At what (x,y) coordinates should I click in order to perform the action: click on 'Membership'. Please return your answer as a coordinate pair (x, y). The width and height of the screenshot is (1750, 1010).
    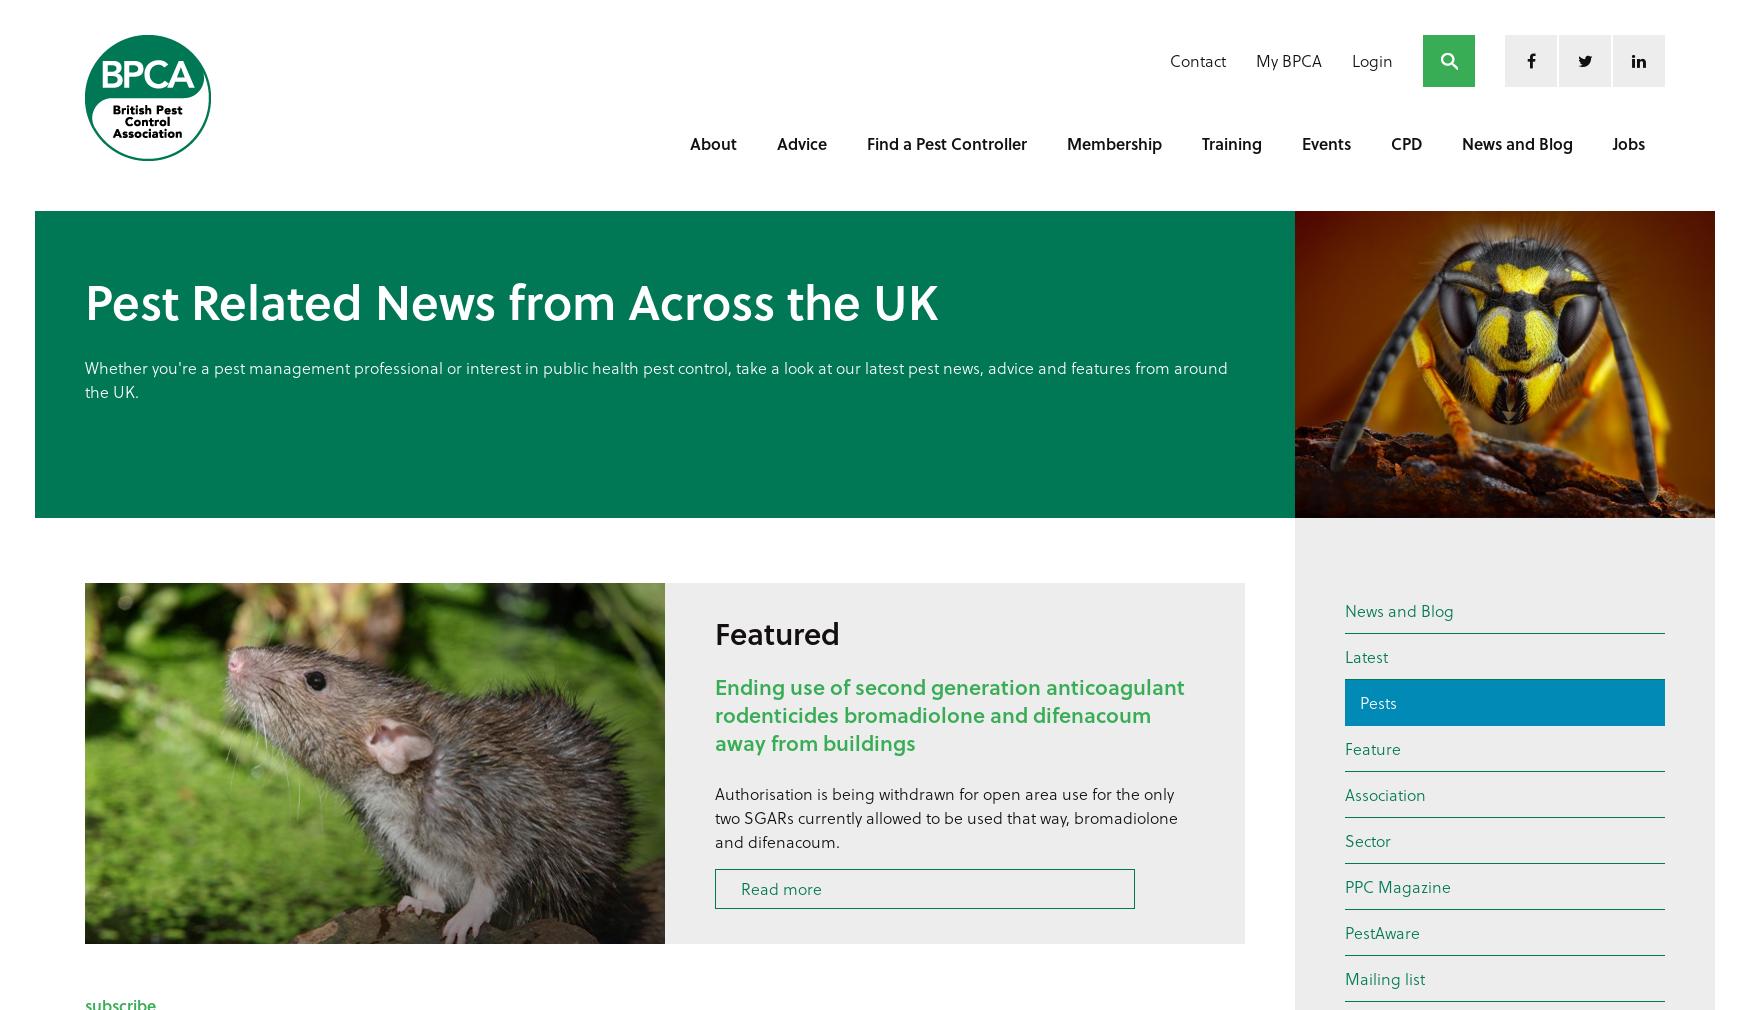
    Looking at the image, I should click on (1114, 142).